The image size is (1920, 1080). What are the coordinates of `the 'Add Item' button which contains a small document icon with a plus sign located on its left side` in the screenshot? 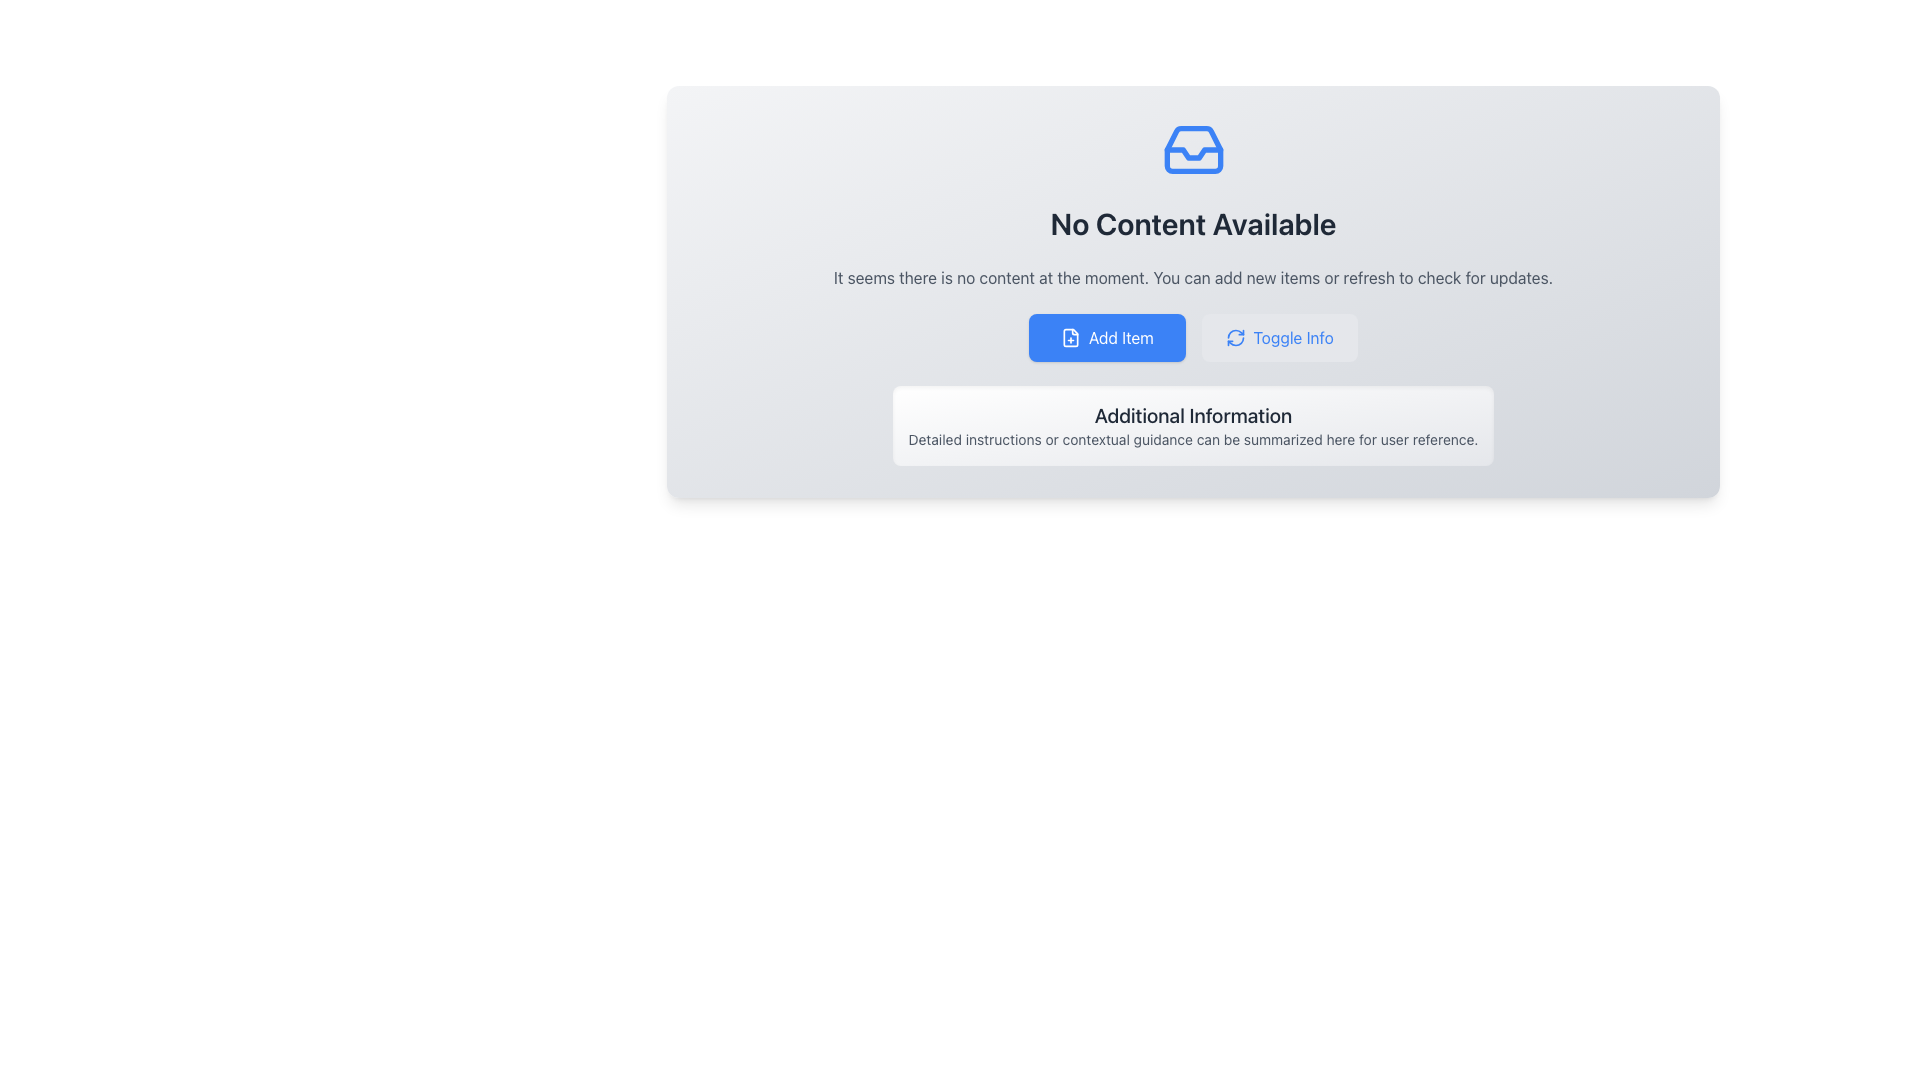 It's located at (1069, 337).